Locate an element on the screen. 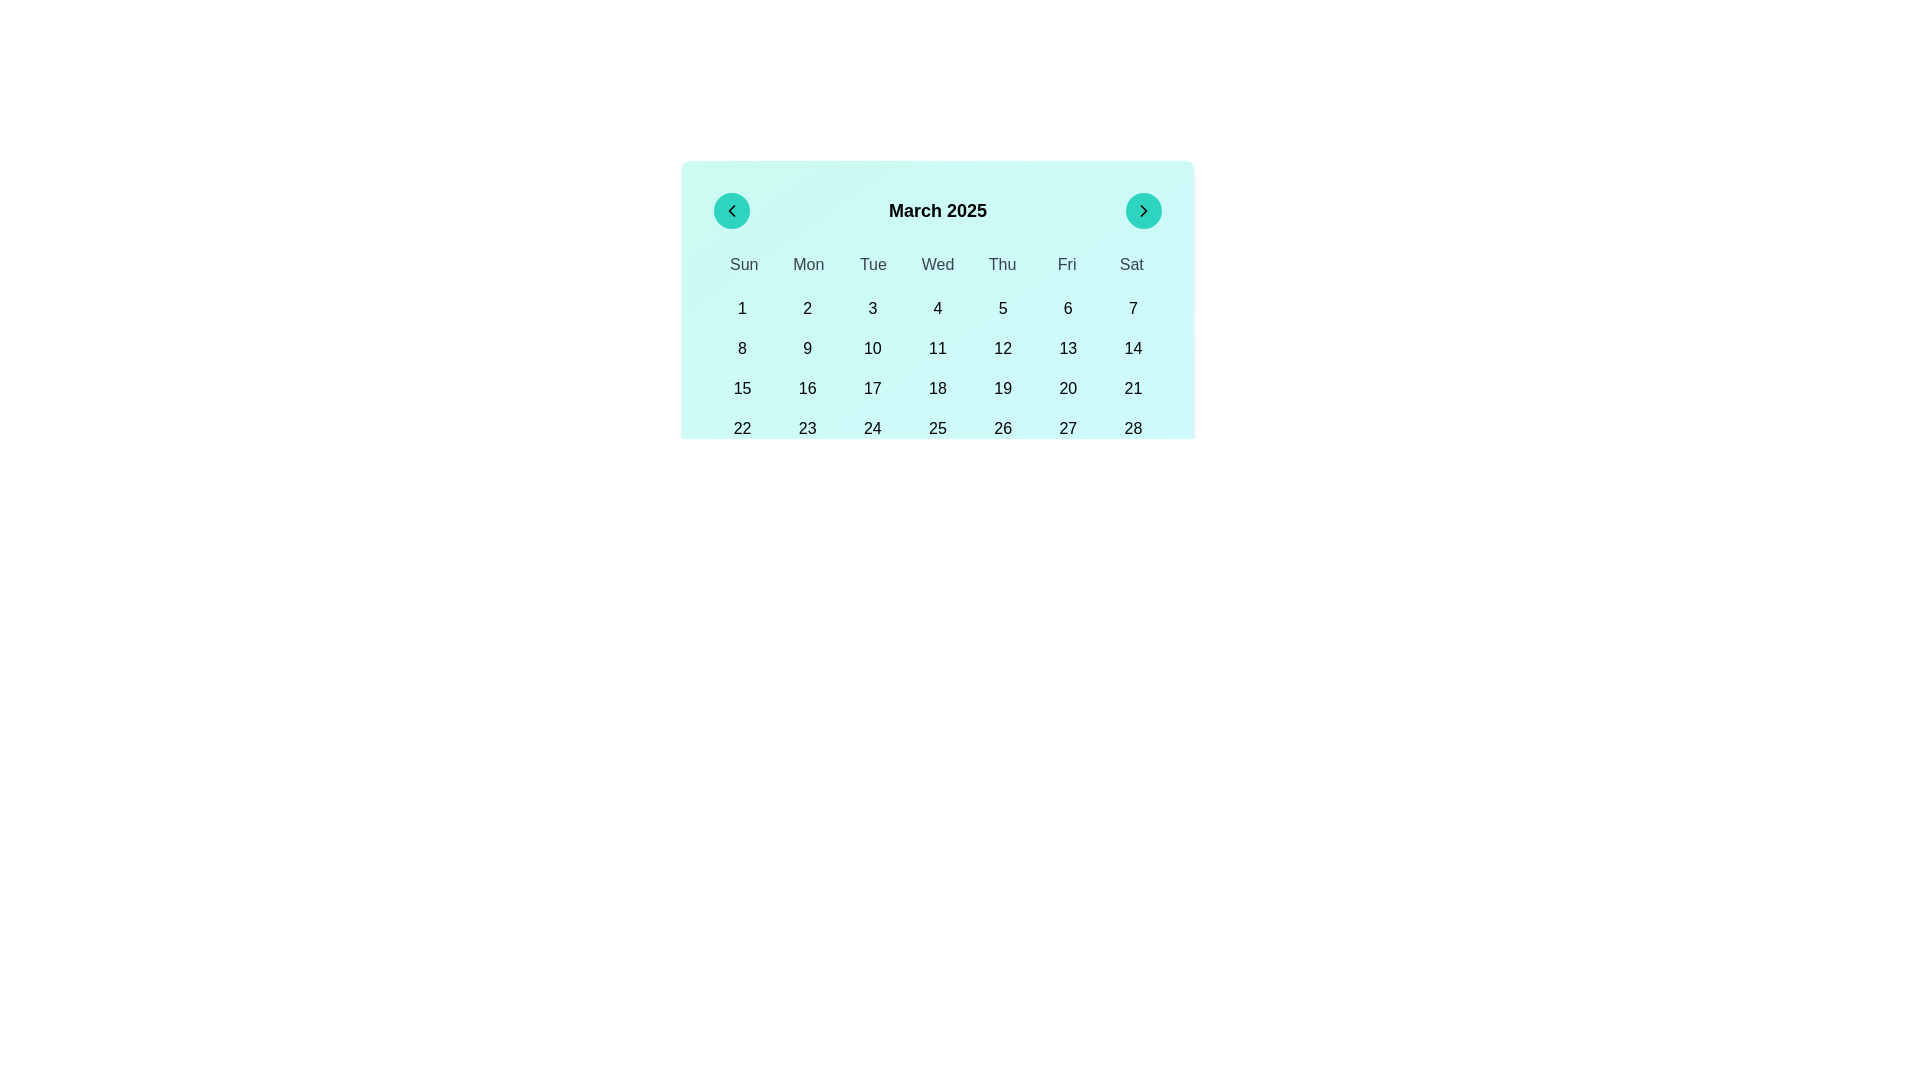  the rounded rectangular button with a light cyan background labeled '21' is located at coordinates (1133, 389).